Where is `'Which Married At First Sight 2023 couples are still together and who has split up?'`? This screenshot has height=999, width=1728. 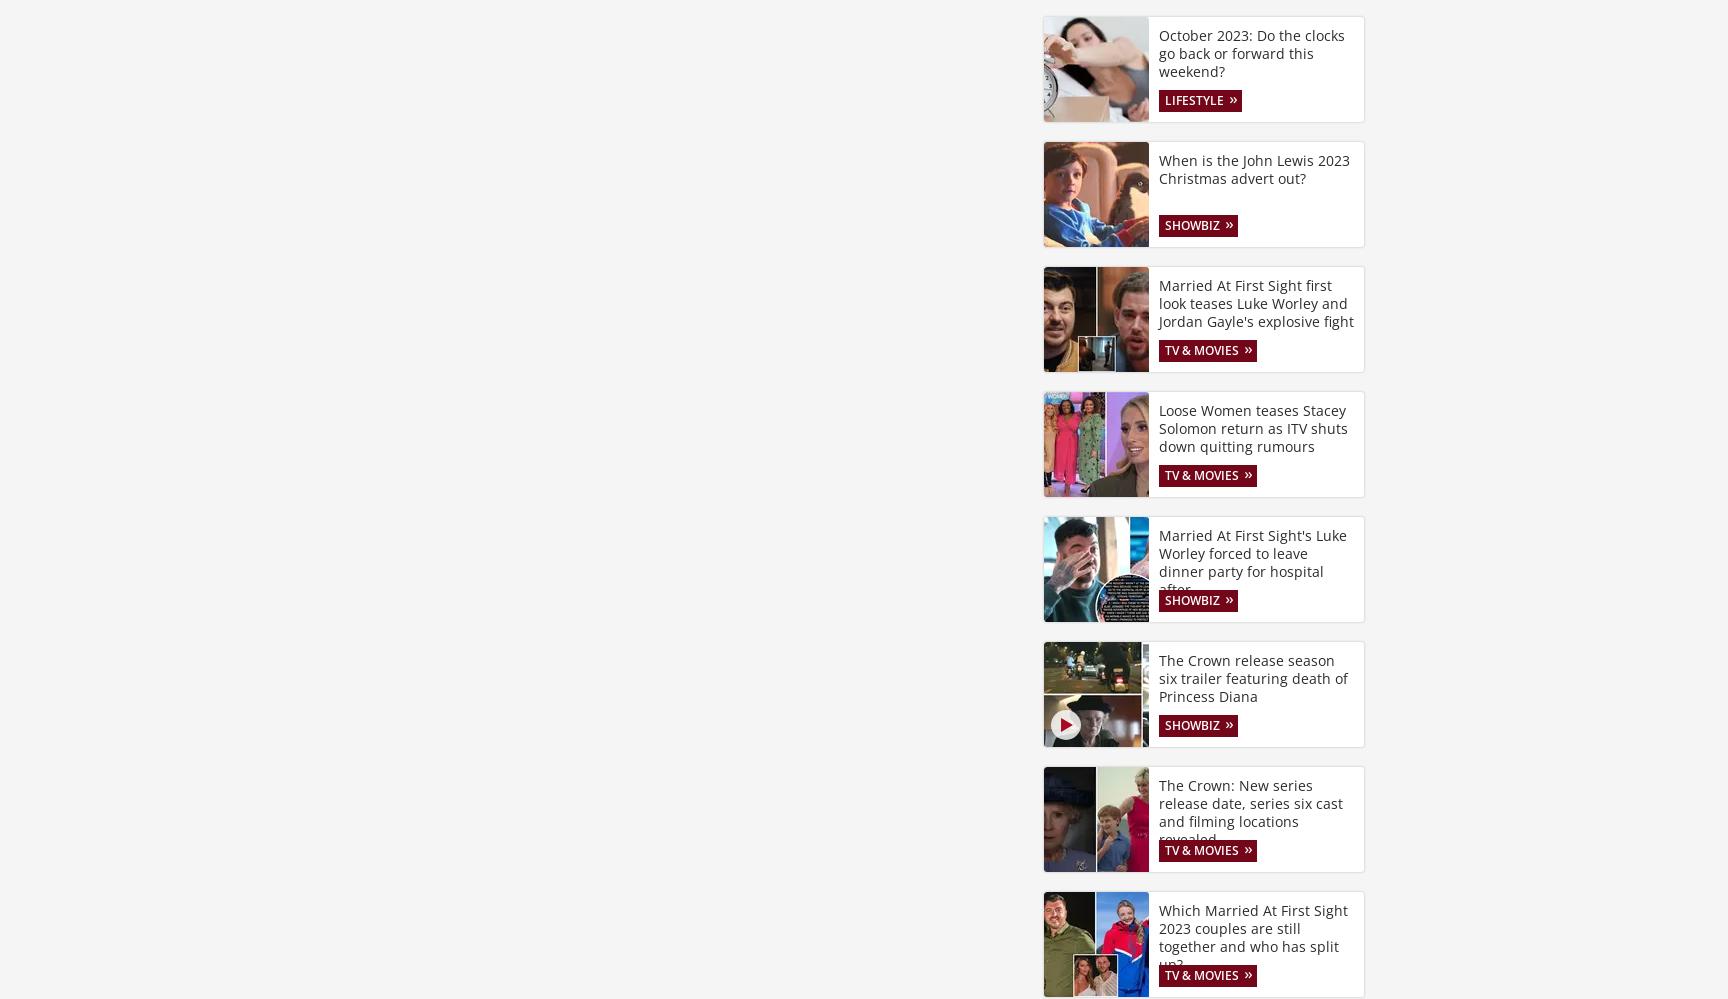
'Which Married At First Sight 2023 couples are still together and who has split up?' is located at coordinates (1158, 936).